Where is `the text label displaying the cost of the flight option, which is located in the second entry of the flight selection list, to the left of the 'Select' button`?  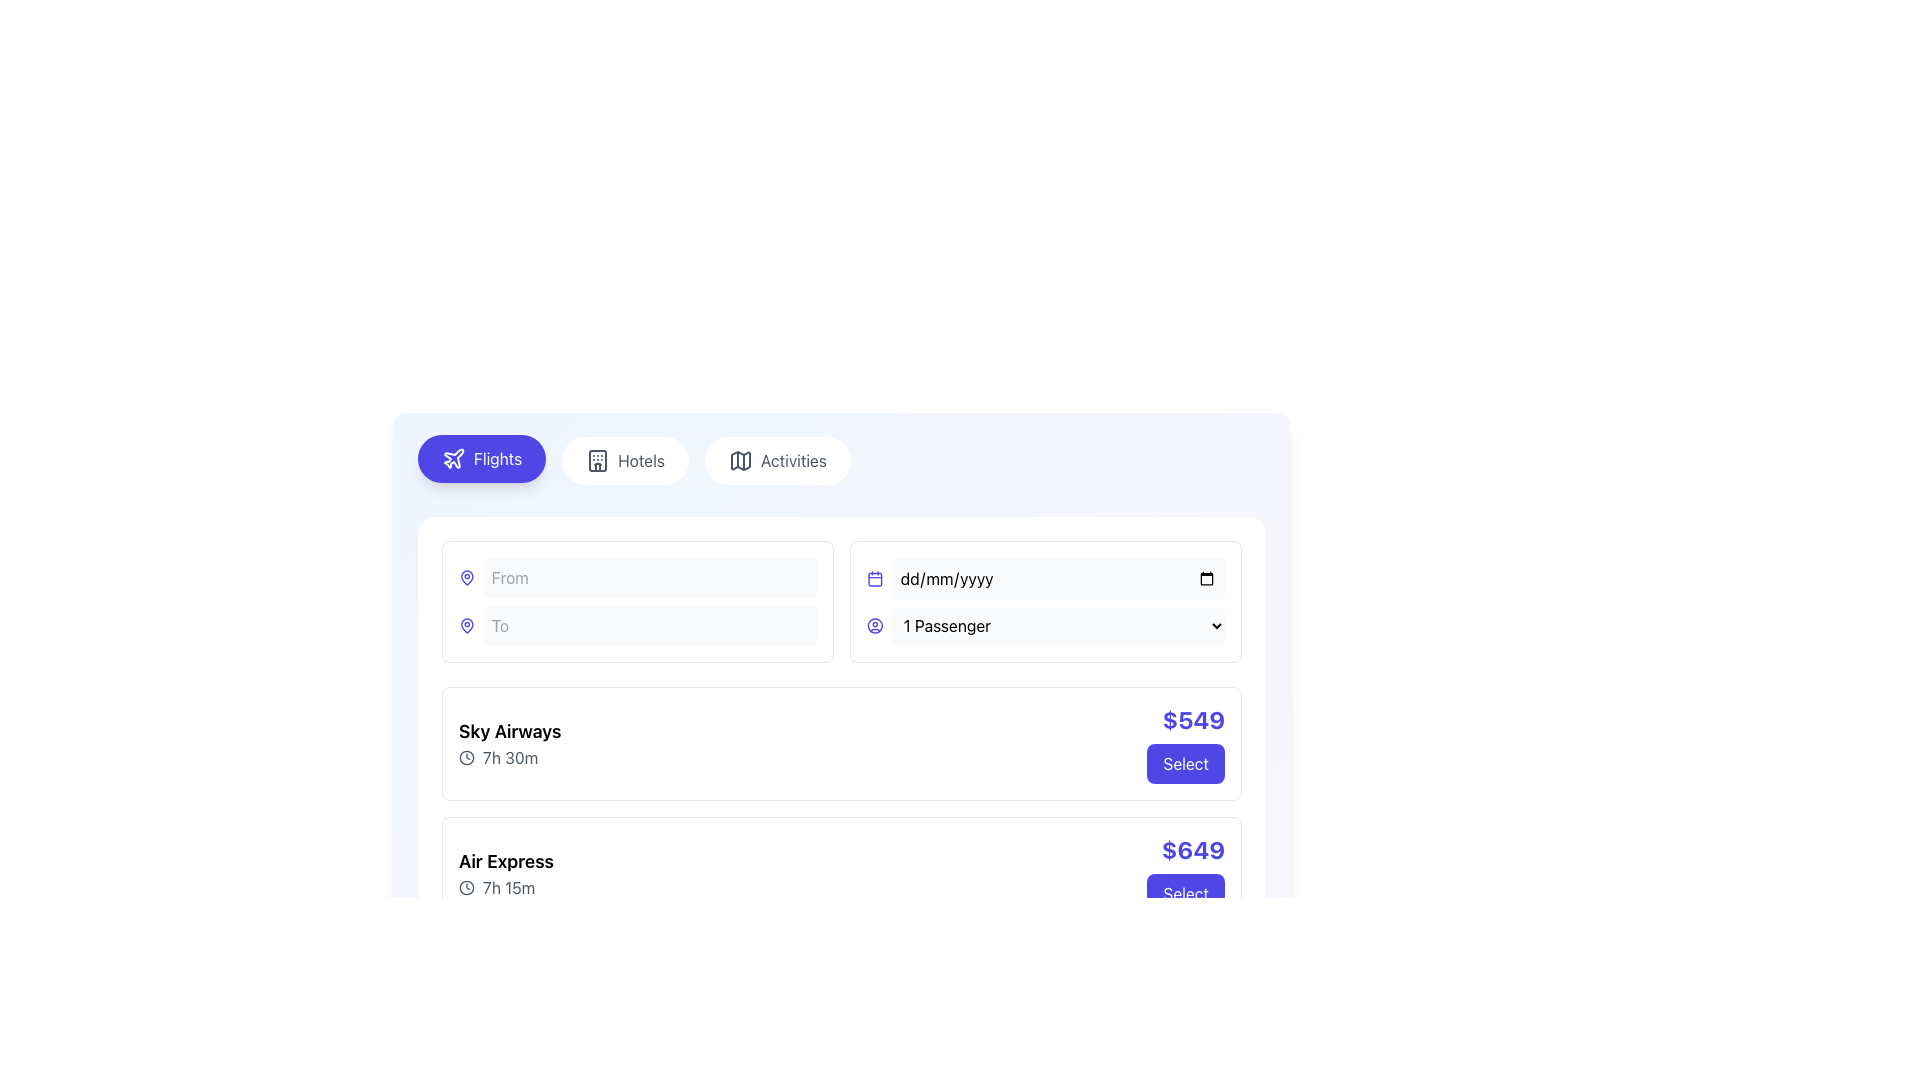 the text label displaying the cost of the flight option, which is located in the second entry of the flight selection list, to the left of the 'Select' button is located at coordinates (1186, 849).